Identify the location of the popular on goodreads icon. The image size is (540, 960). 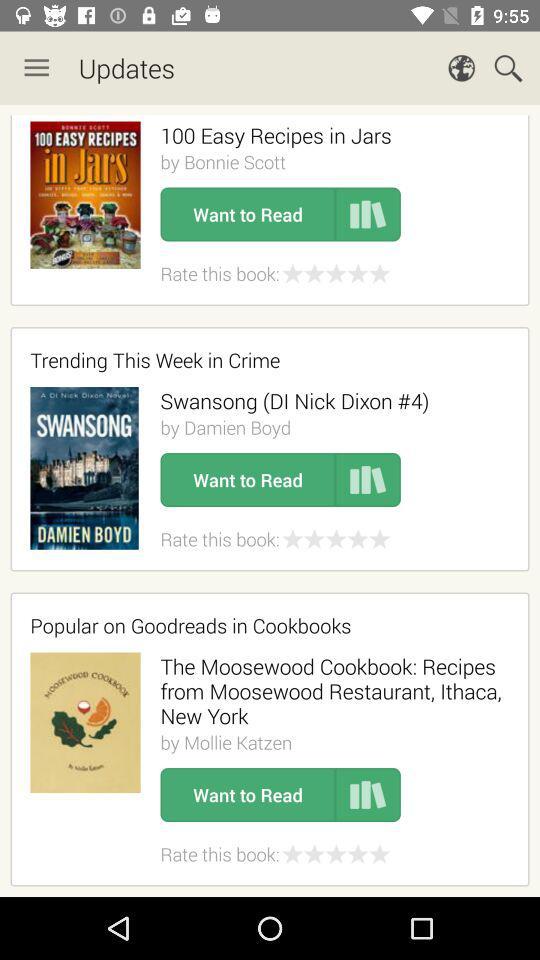
(263, 624).